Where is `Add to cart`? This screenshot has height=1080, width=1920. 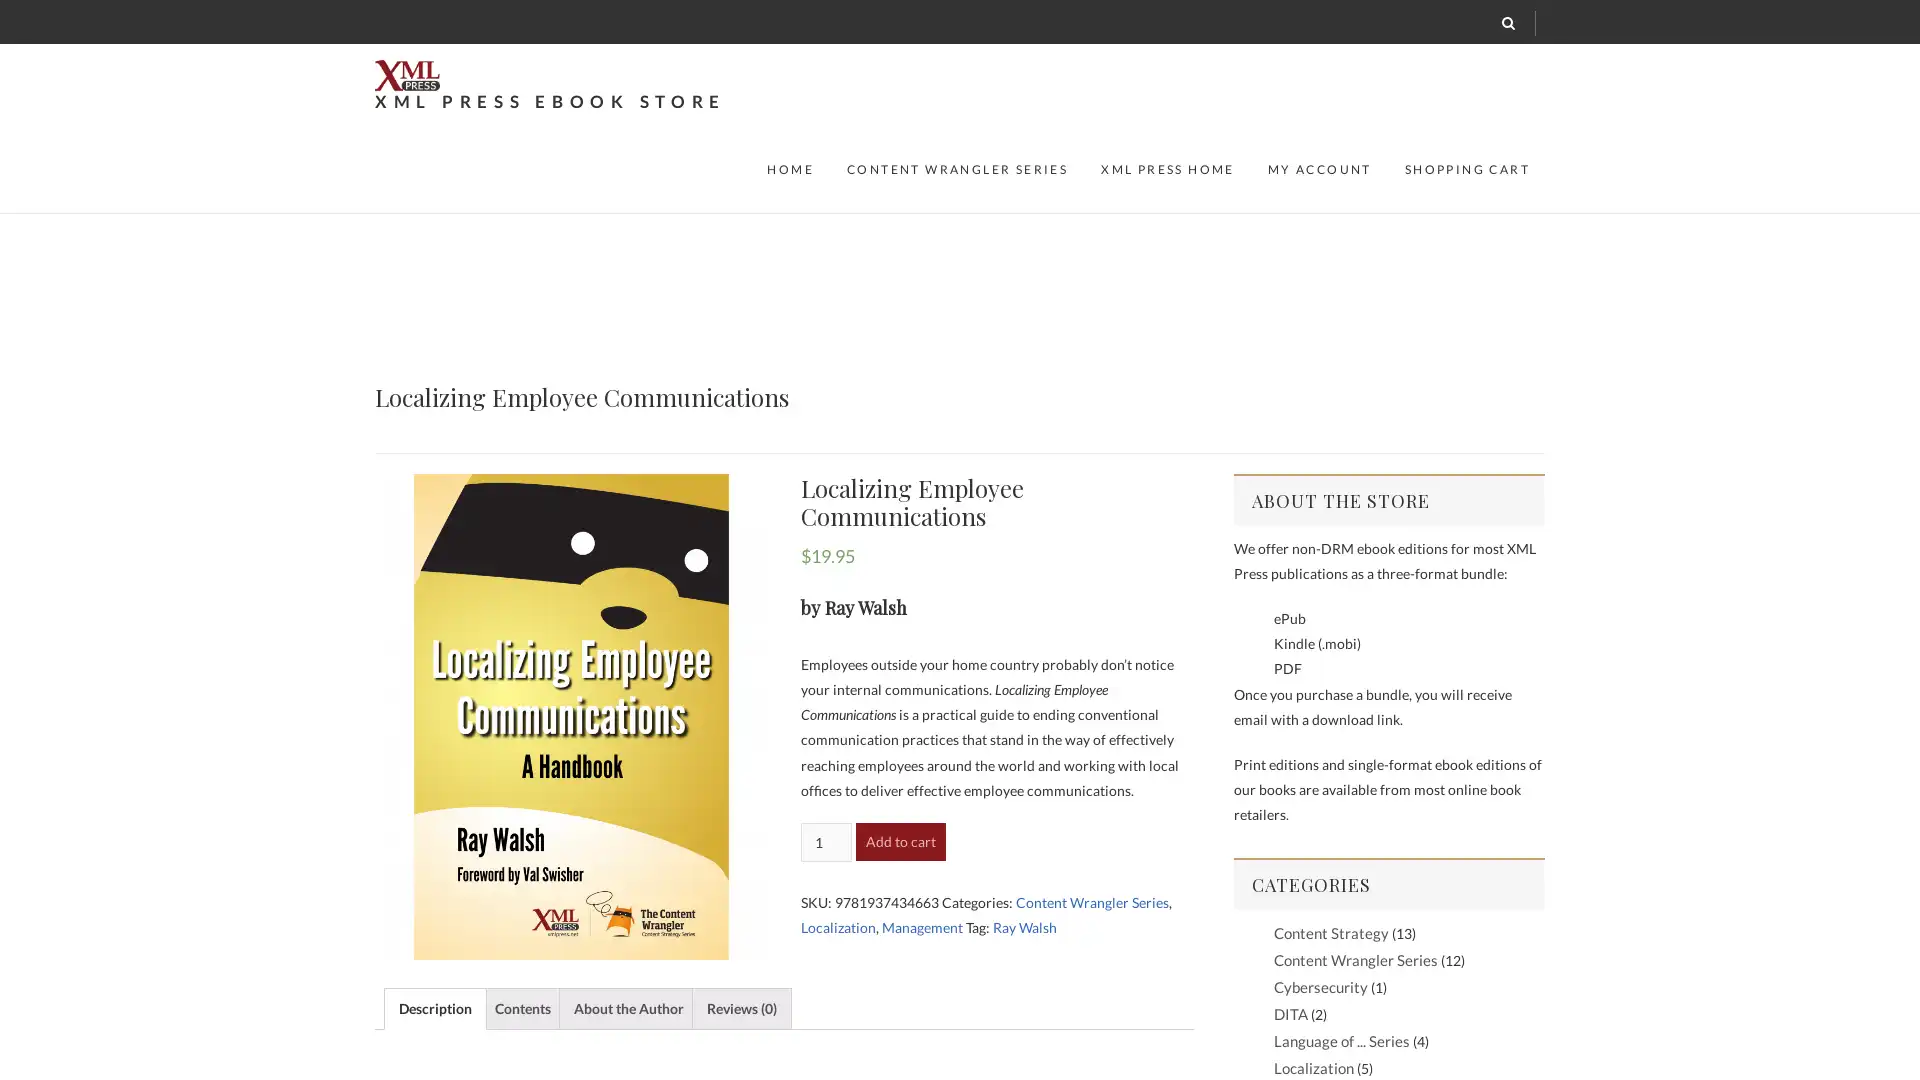
Add to cart is located at coordinates (899, 840).